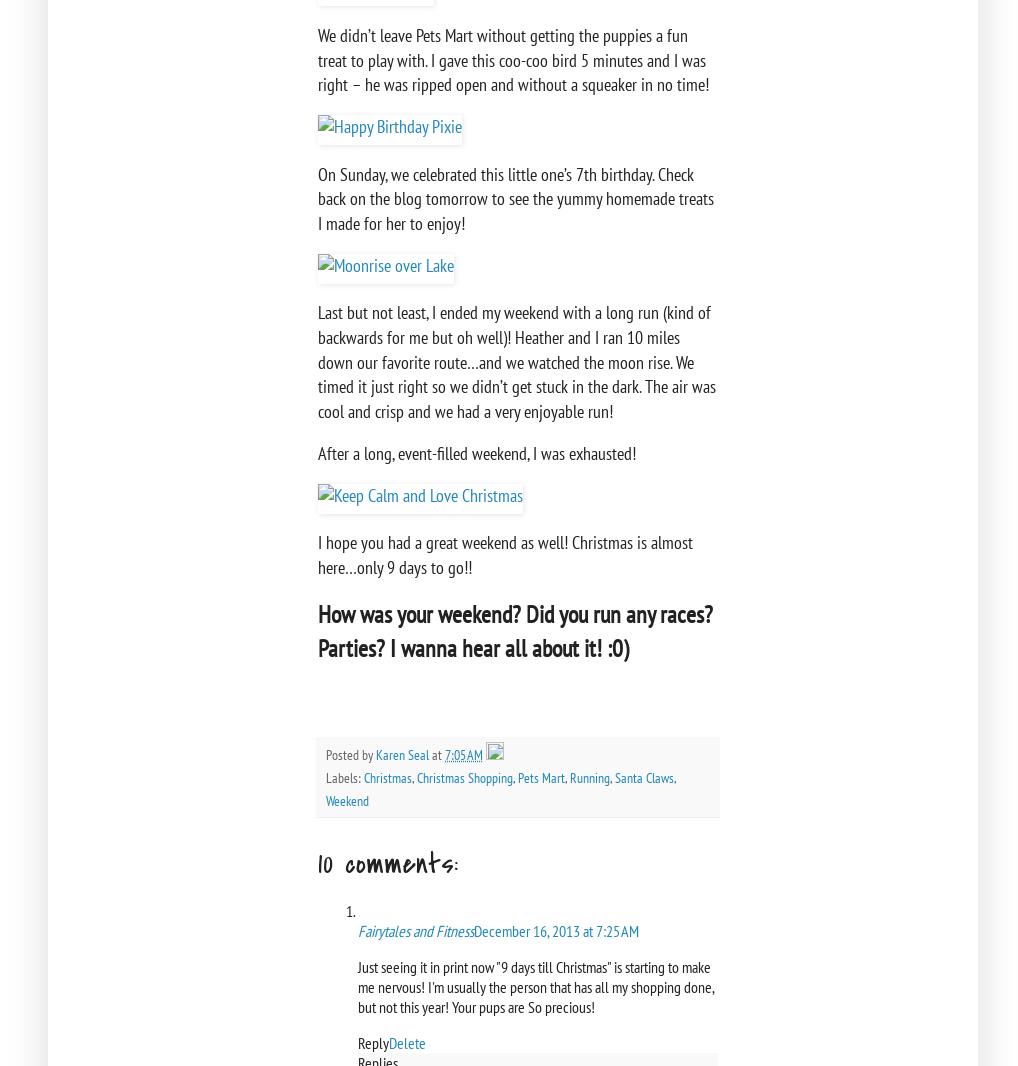 This screenshot has height=1066, width=1018. I want to click on 'We didn’t leave Pets Mart without getting the puppies a fun treat to play with. I gave this coo-coo bird 5 minutes and I was right – he was ripped open and without a squeaker in no time!', so click(512, 58).